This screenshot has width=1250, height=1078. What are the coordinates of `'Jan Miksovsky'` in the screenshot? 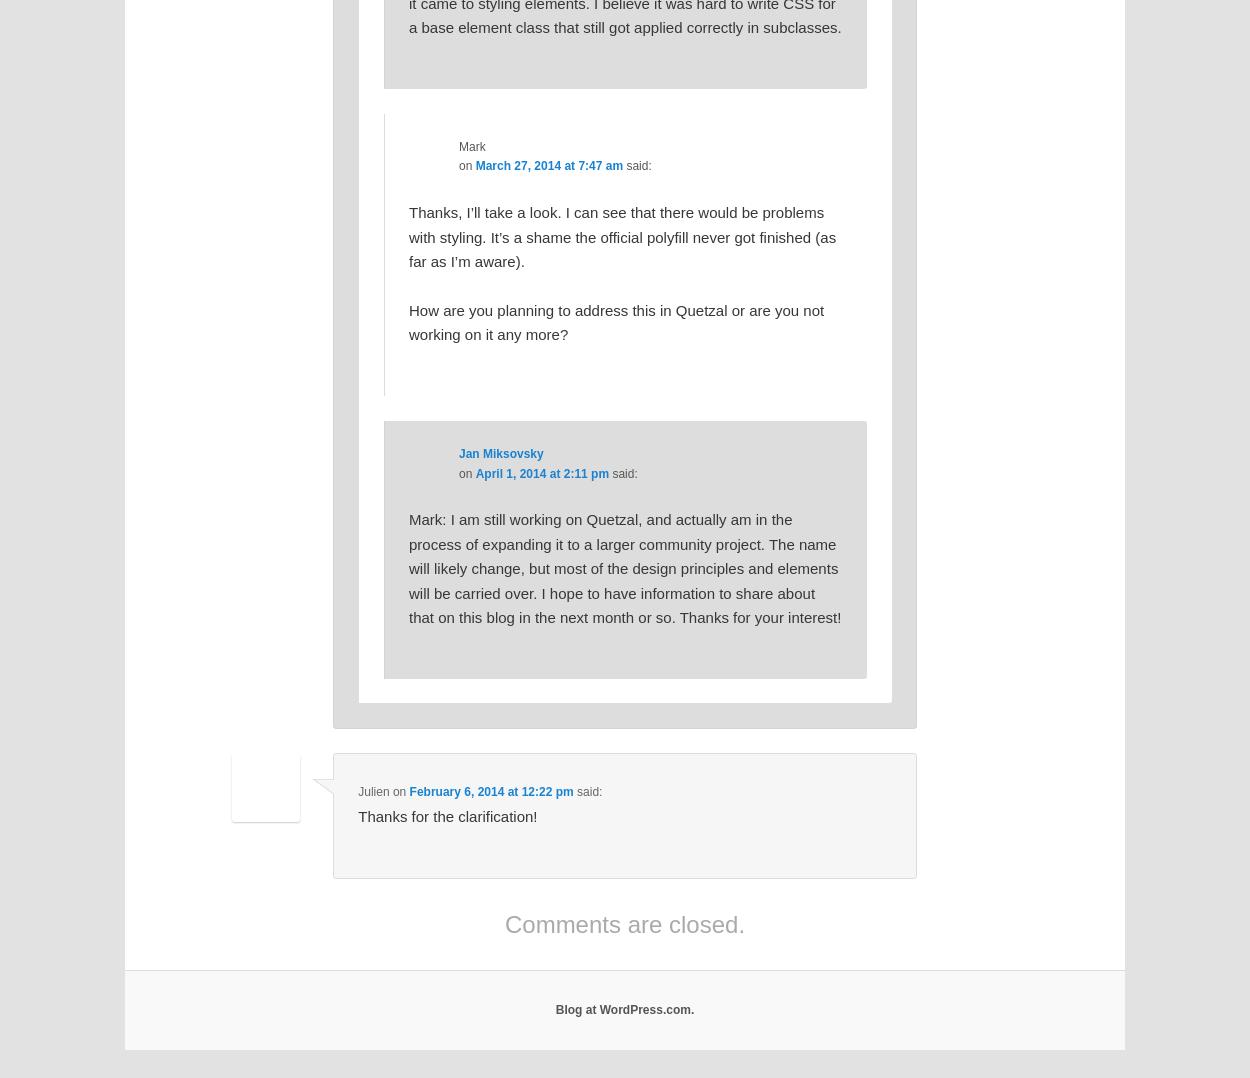 It's located at (500, 454).